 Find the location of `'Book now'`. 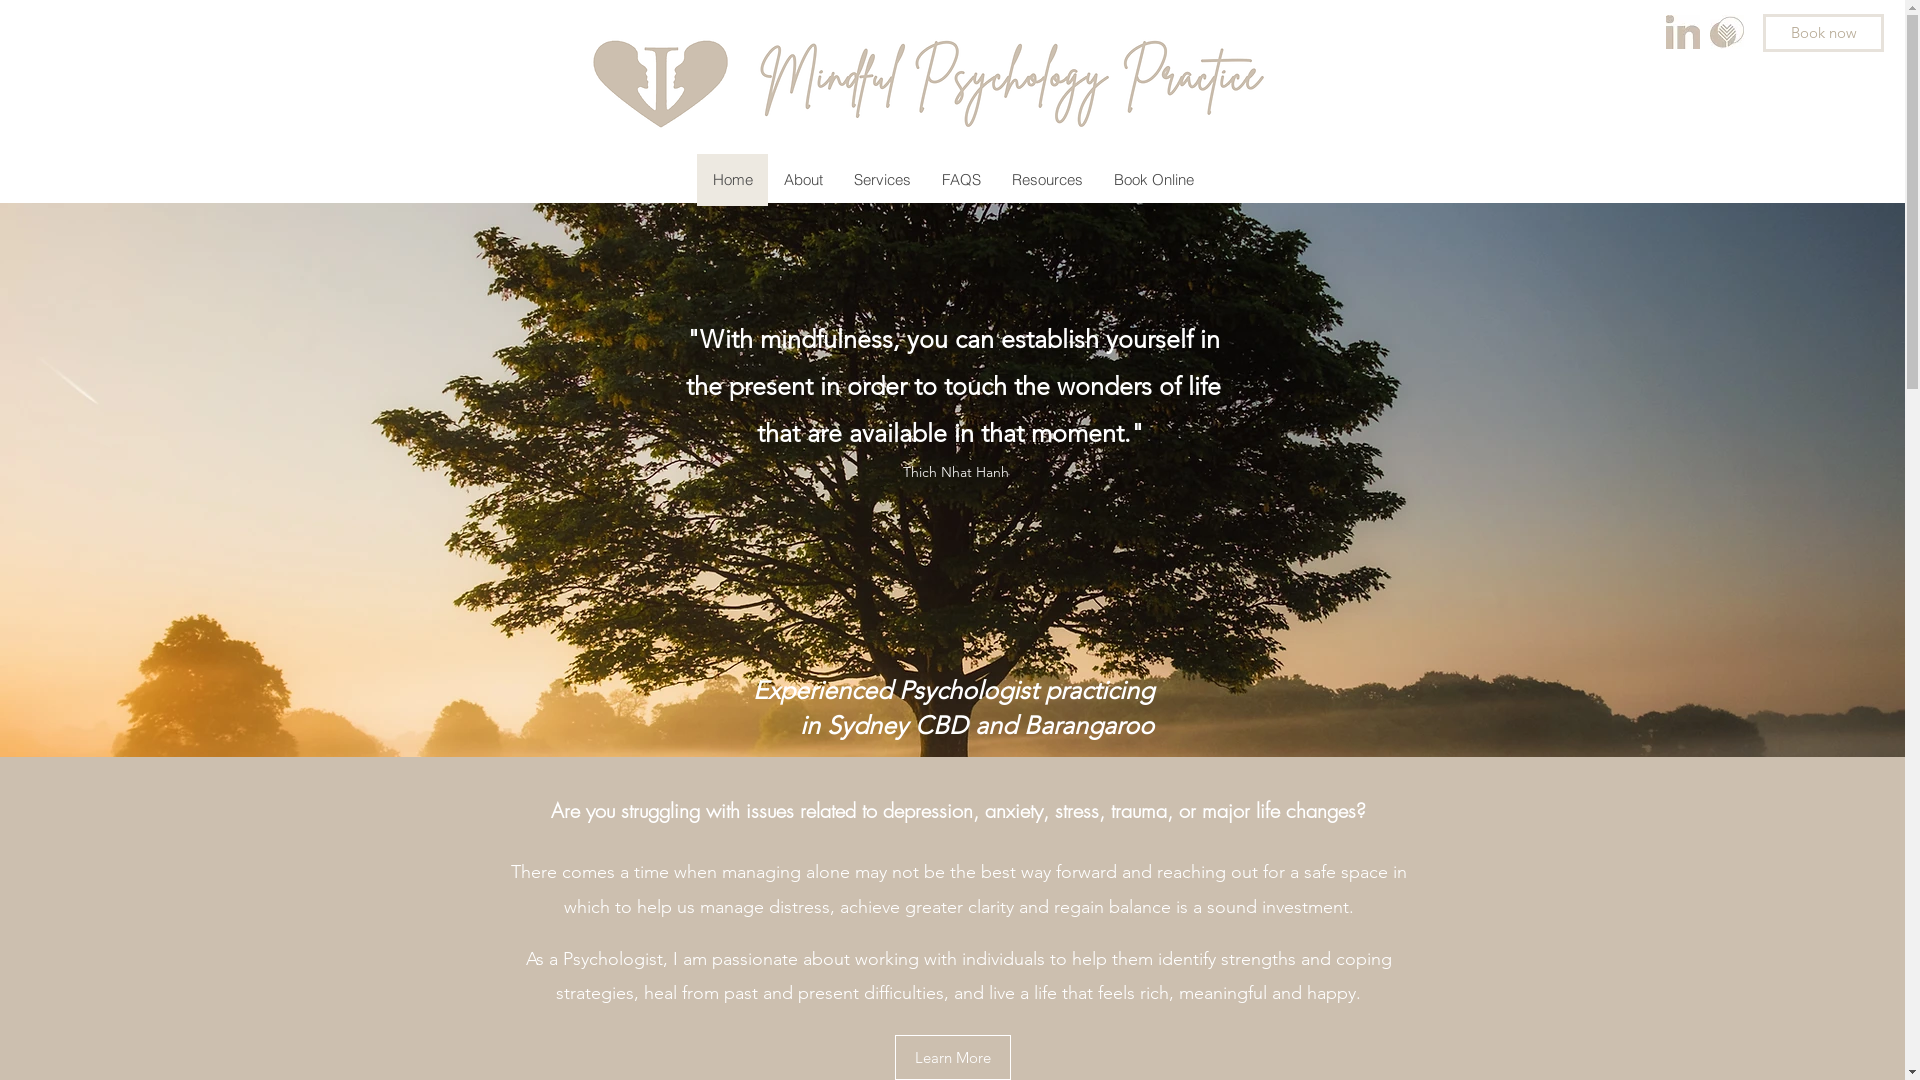

'Book now' is located at coordinates (1823, 33).